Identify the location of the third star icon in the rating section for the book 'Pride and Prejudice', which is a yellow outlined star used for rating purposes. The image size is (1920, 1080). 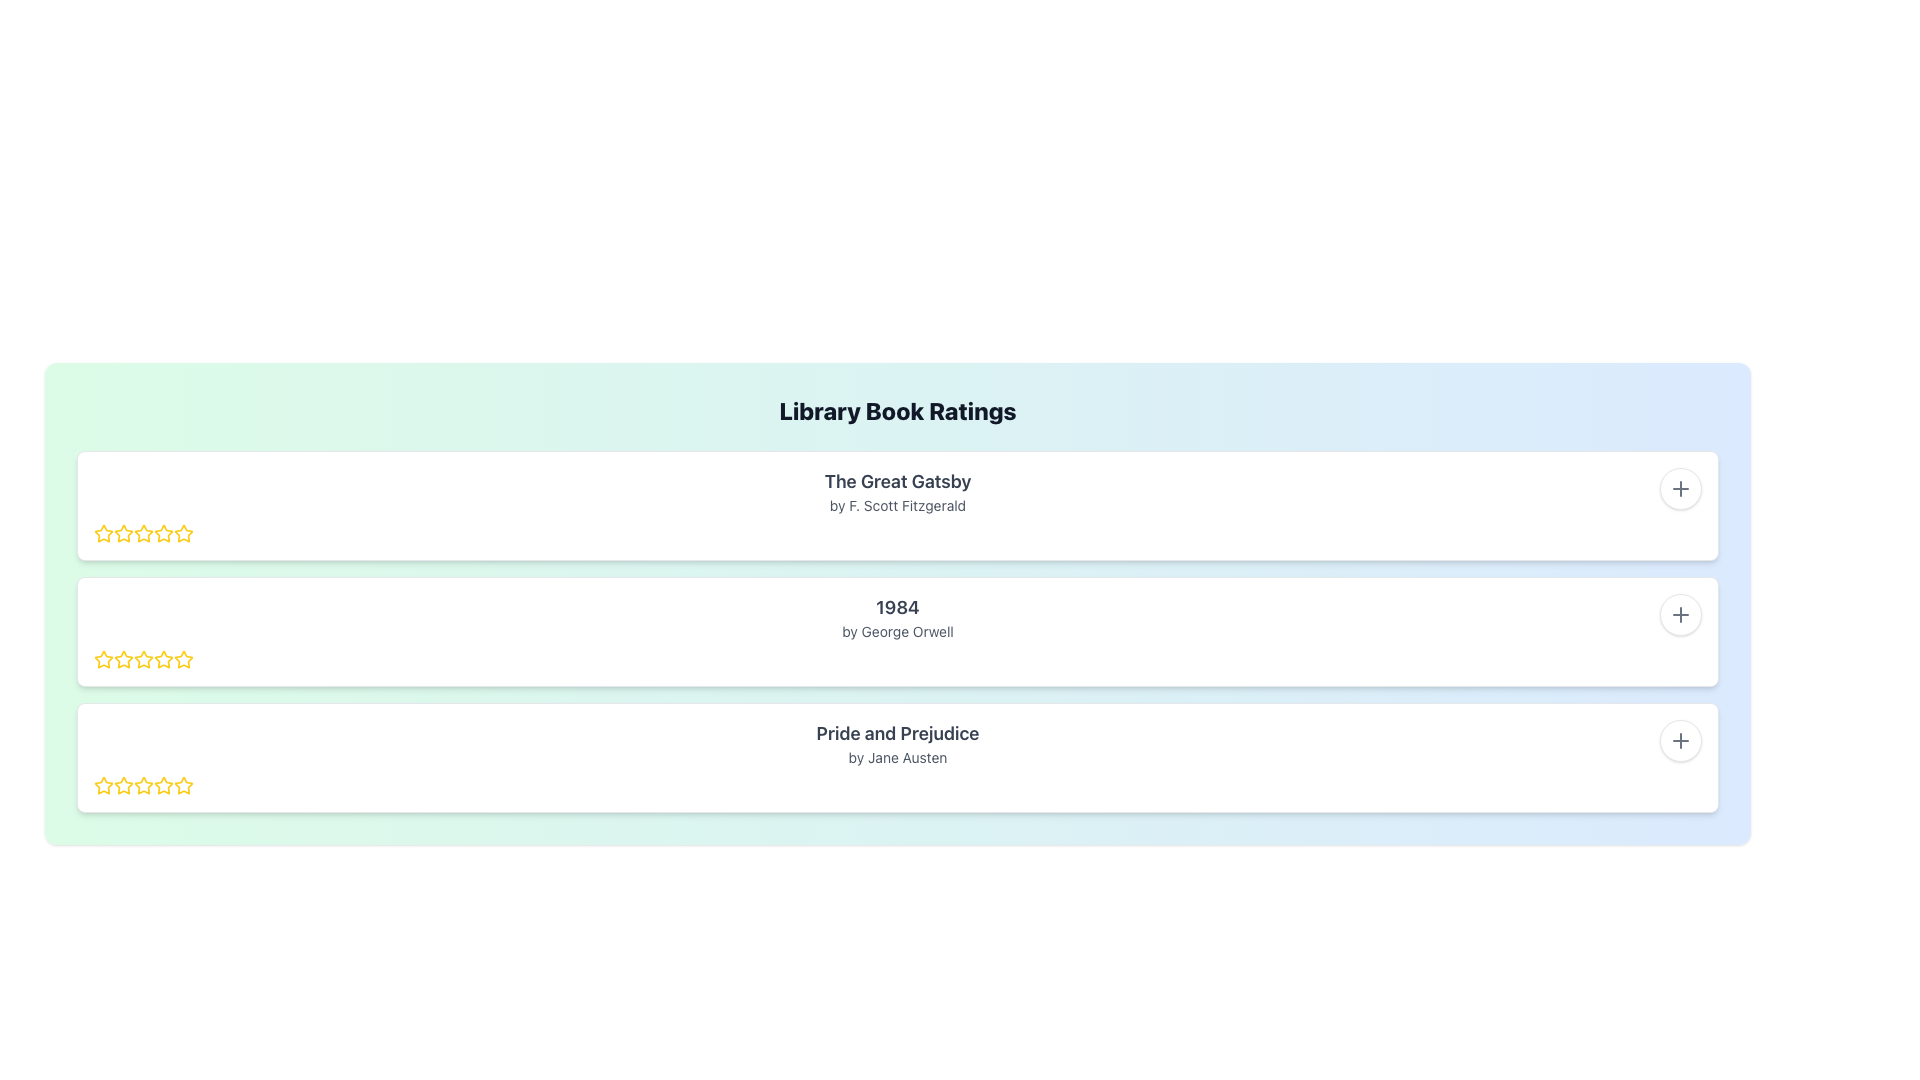
(143, 785).